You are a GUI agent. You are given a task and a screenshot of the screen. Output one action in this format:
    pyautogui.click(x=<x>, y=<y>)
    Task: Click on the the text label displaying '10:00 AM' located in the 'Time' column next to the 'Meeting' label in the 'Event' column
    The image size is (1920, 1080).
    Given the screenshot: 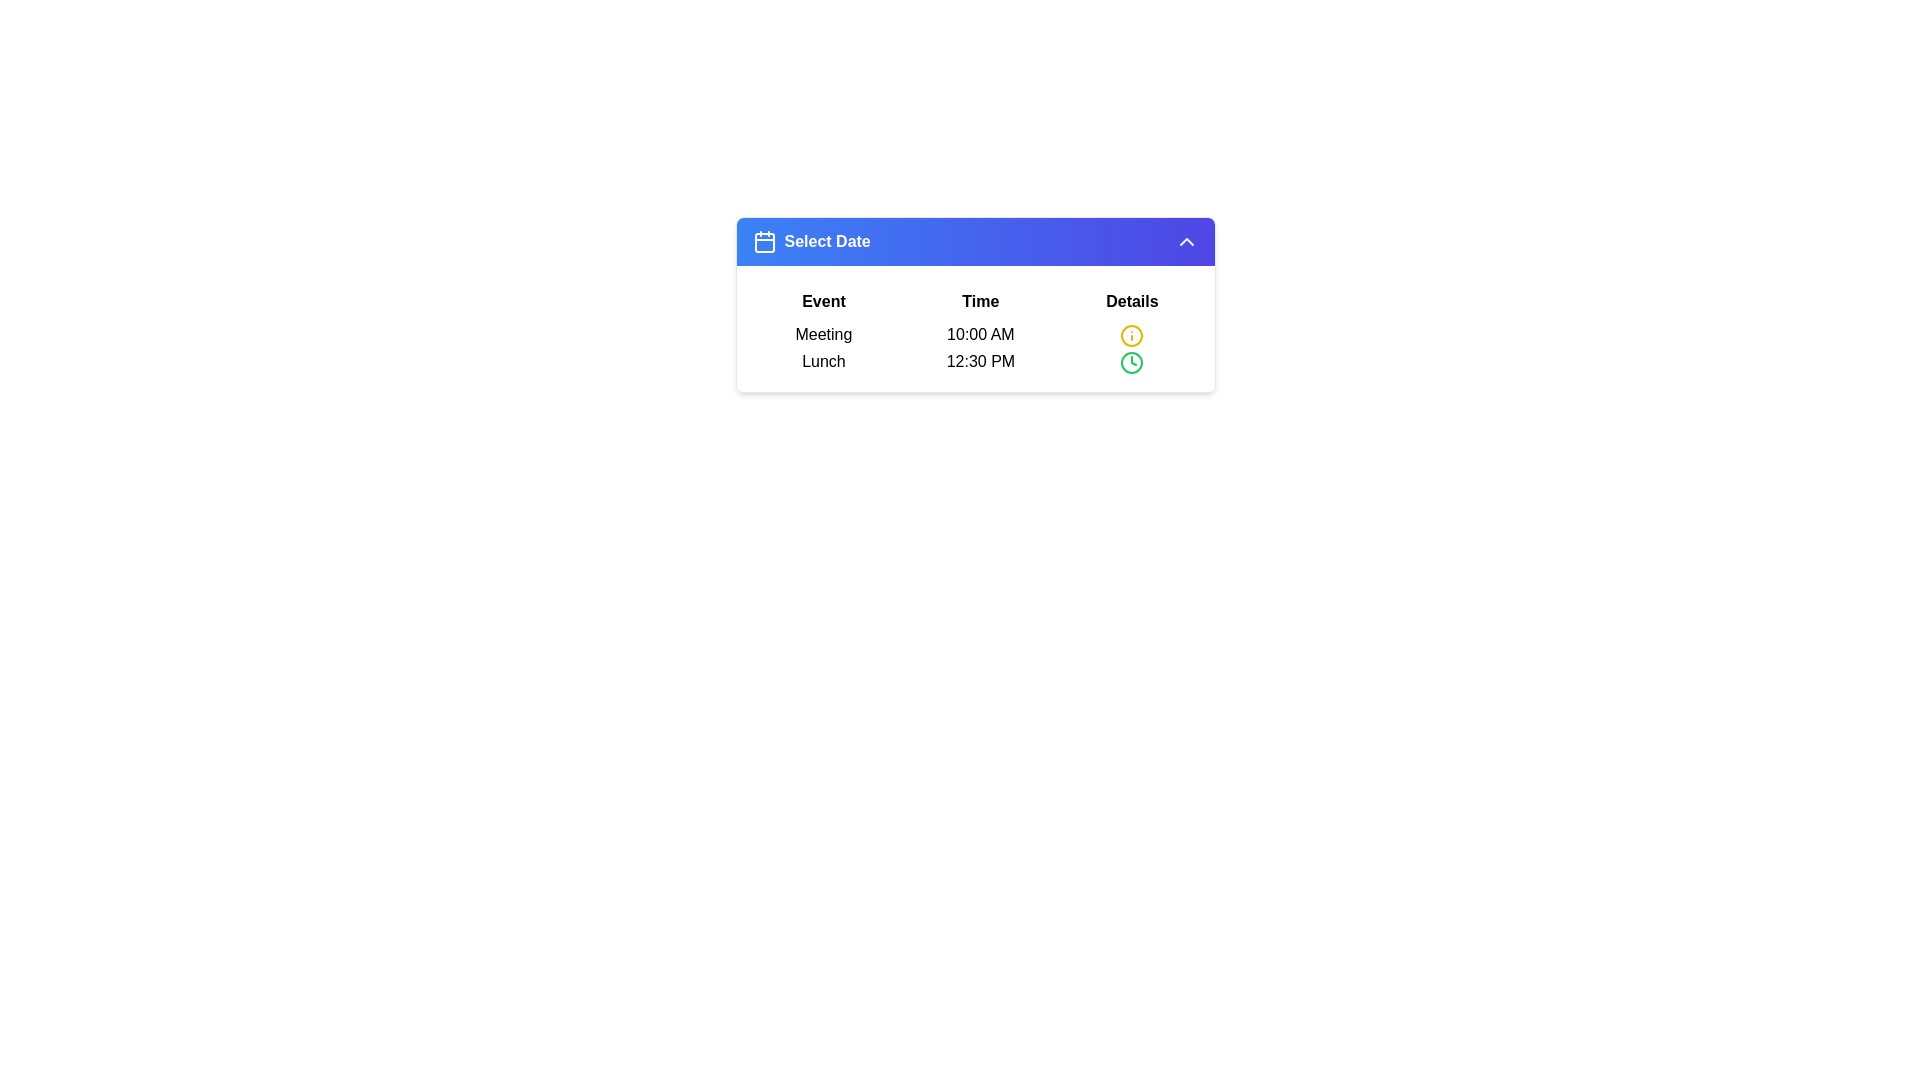 What is the action you would take?
    pyautogui.click(x=980, y=334)
    